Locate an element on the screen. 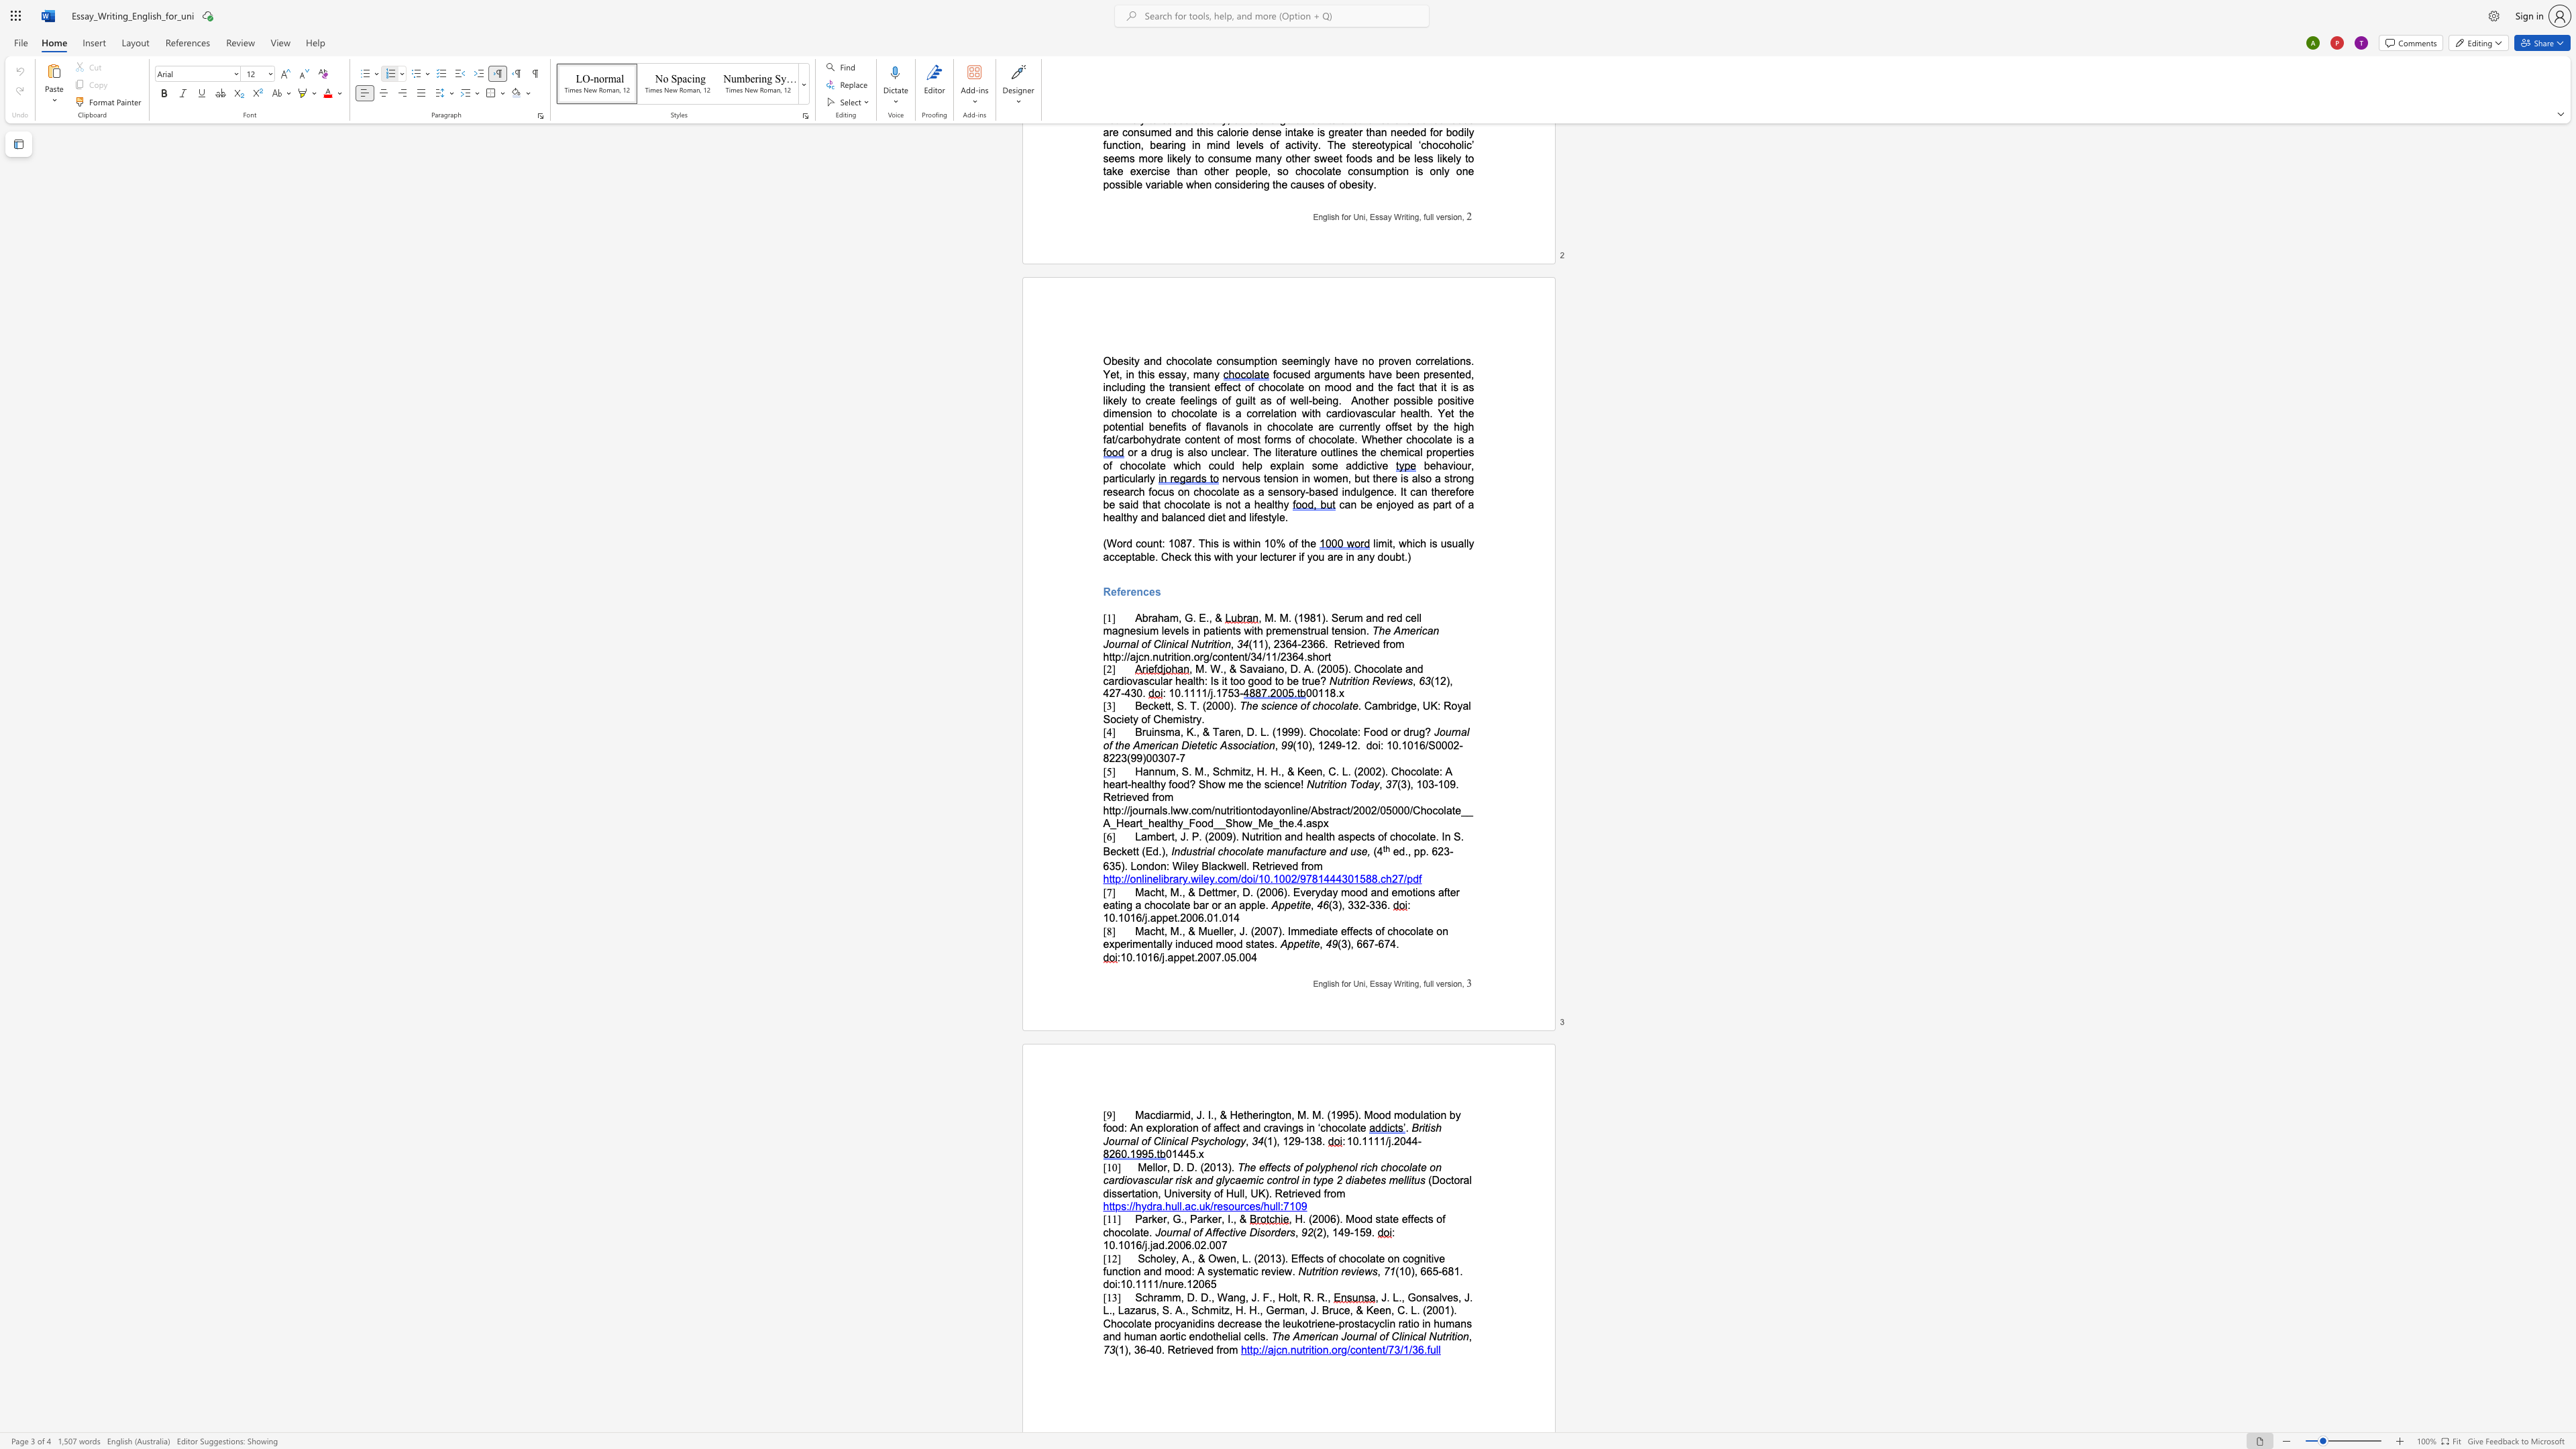 This screenshot has width=2576, height=1449. the space between the continuous character ")" and "," in the text is located at coordinates (1276, 1140).